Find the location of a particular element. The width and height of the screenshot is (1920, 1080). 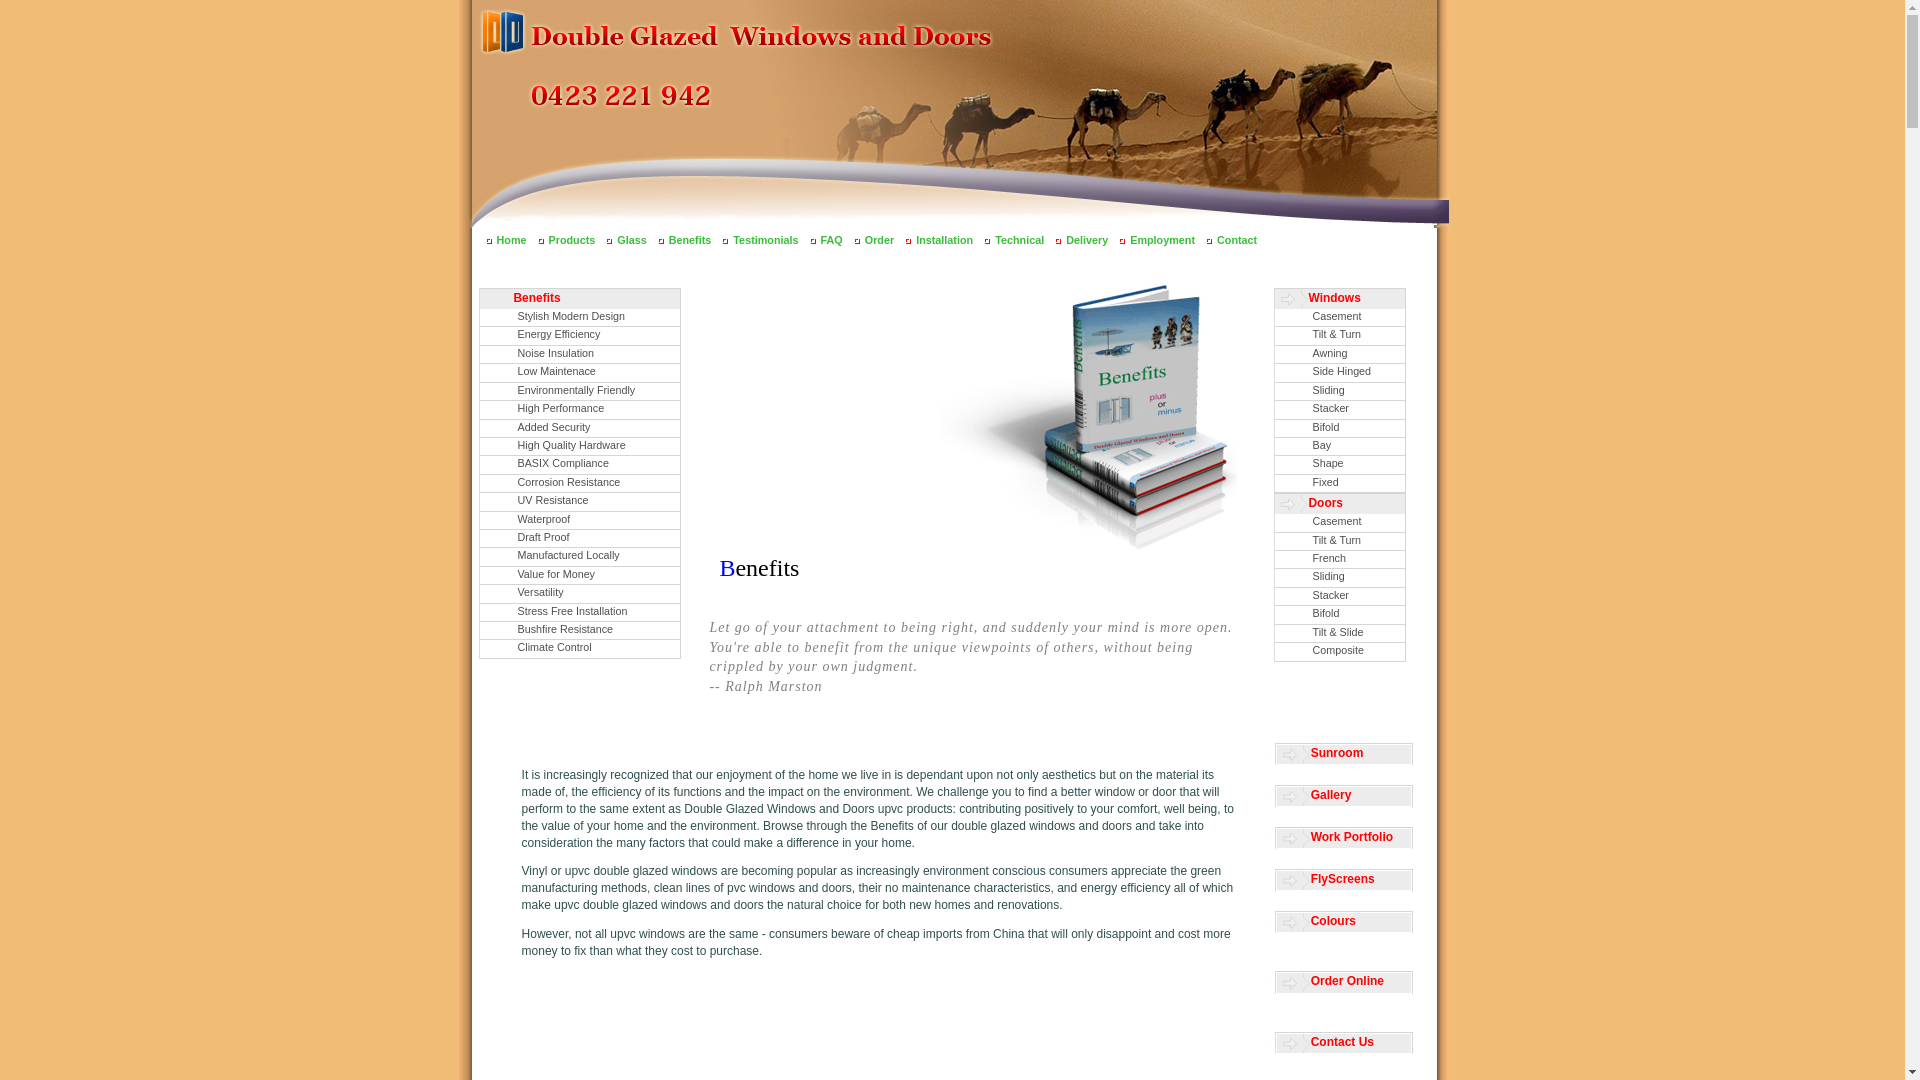

'Environmentally Friendly' is located at coordinates (579, 391).